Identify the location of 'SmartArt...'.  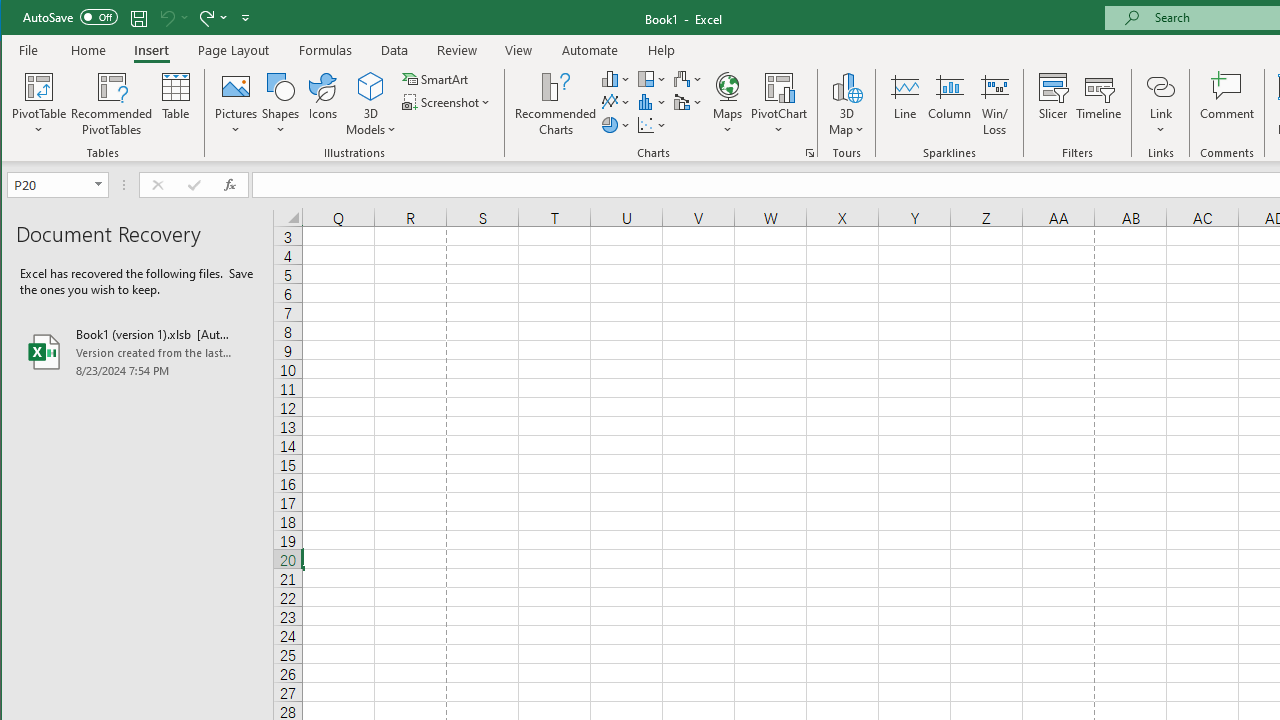
(436, 78).